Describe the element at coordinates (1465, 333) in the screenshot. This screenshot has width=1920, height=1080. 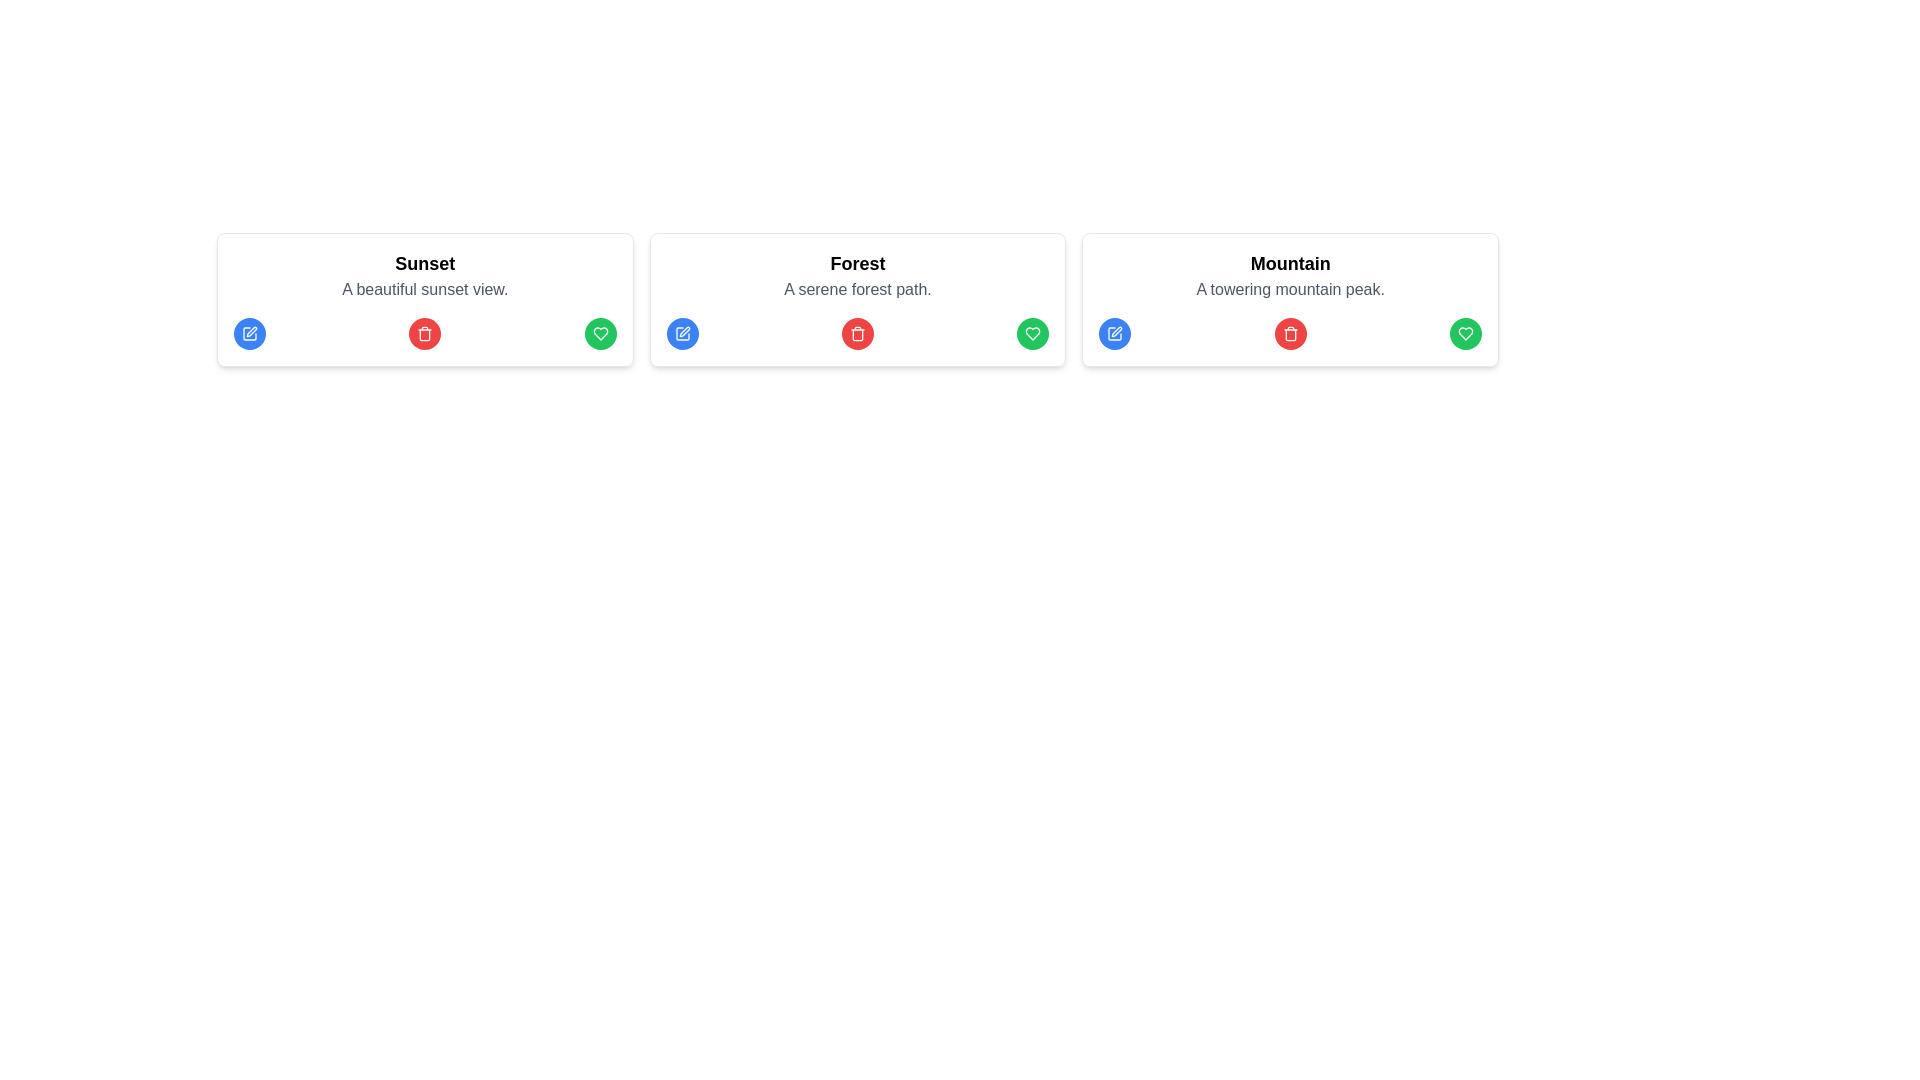
I see `the favorite button located in the bottom-right corner of the 'Mountain' card to mark the item as favorite` at that location.